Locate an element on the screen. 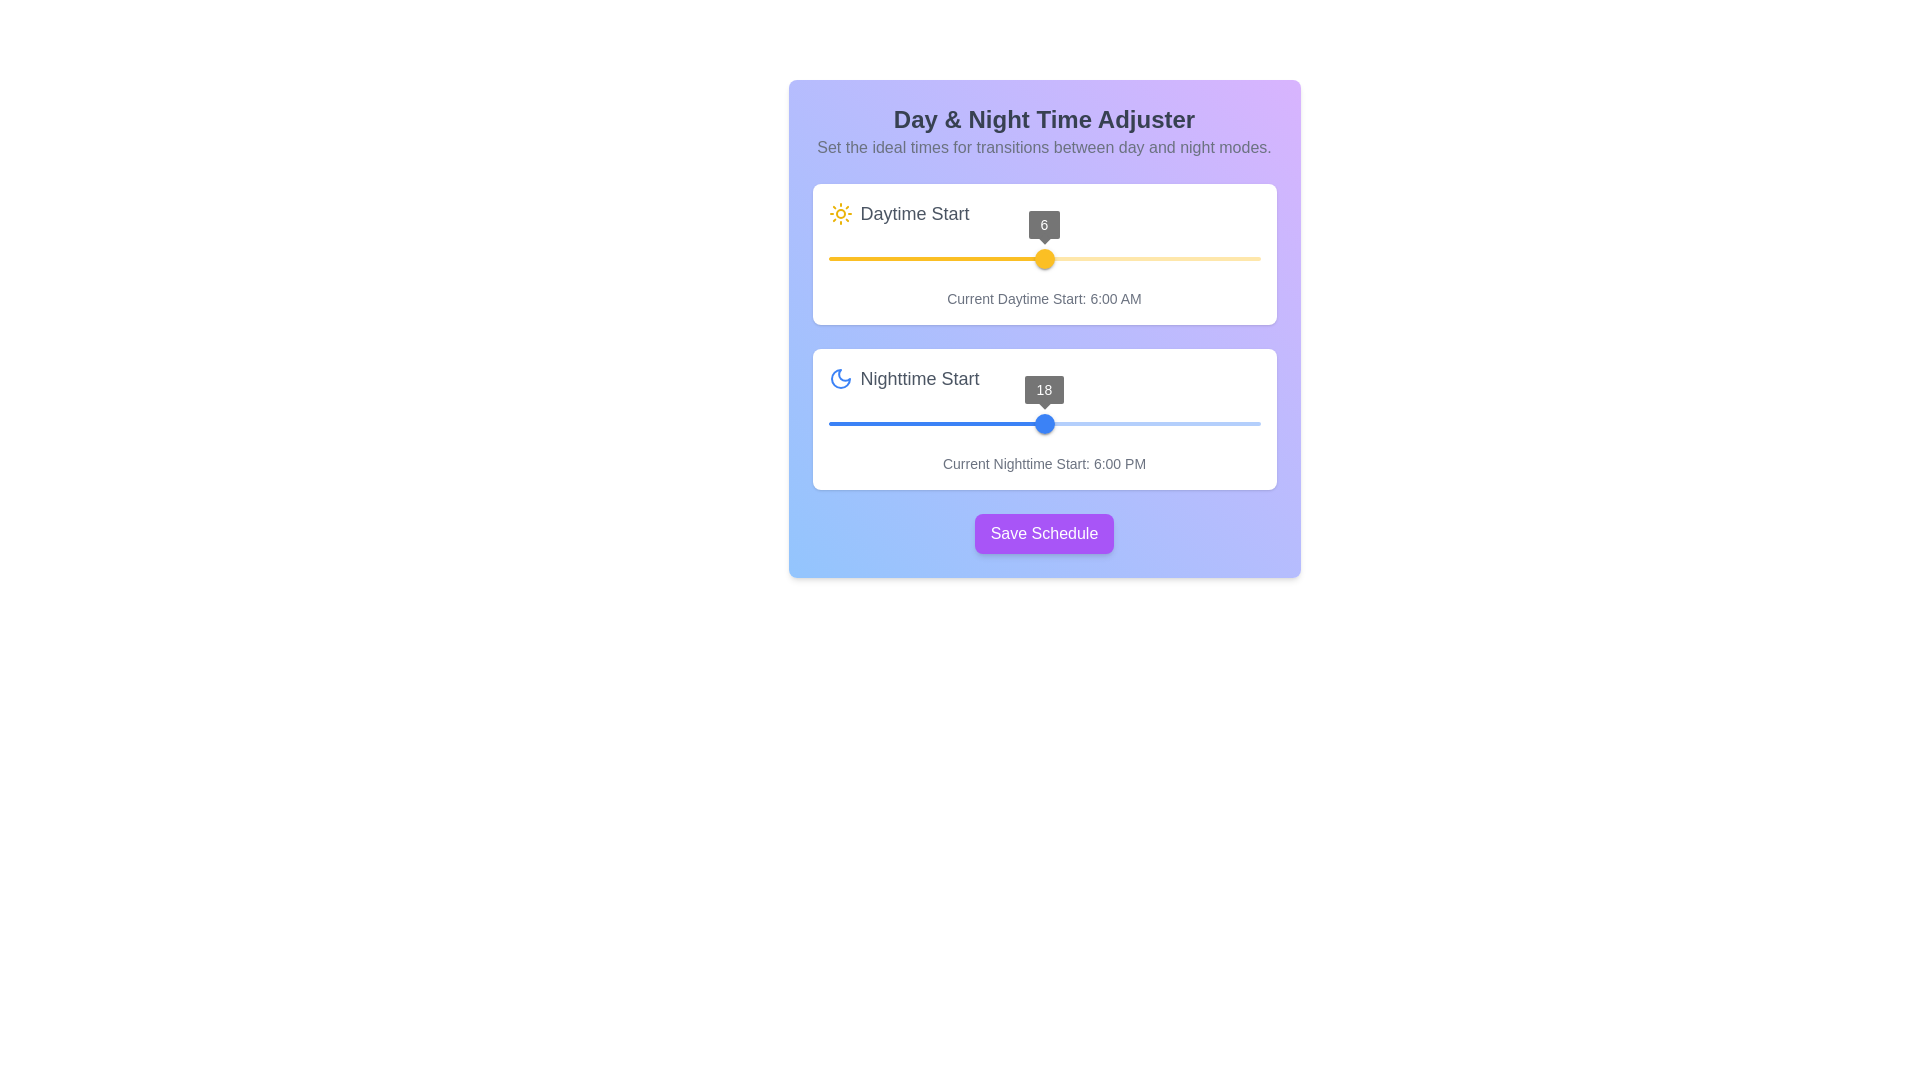 This screenshot has height=1080, width=1920. the Value Label that displays the current value ('6') of the slider, located above the slider marker in the 'Daytime Start' section is located at coordinates (1043, 224).